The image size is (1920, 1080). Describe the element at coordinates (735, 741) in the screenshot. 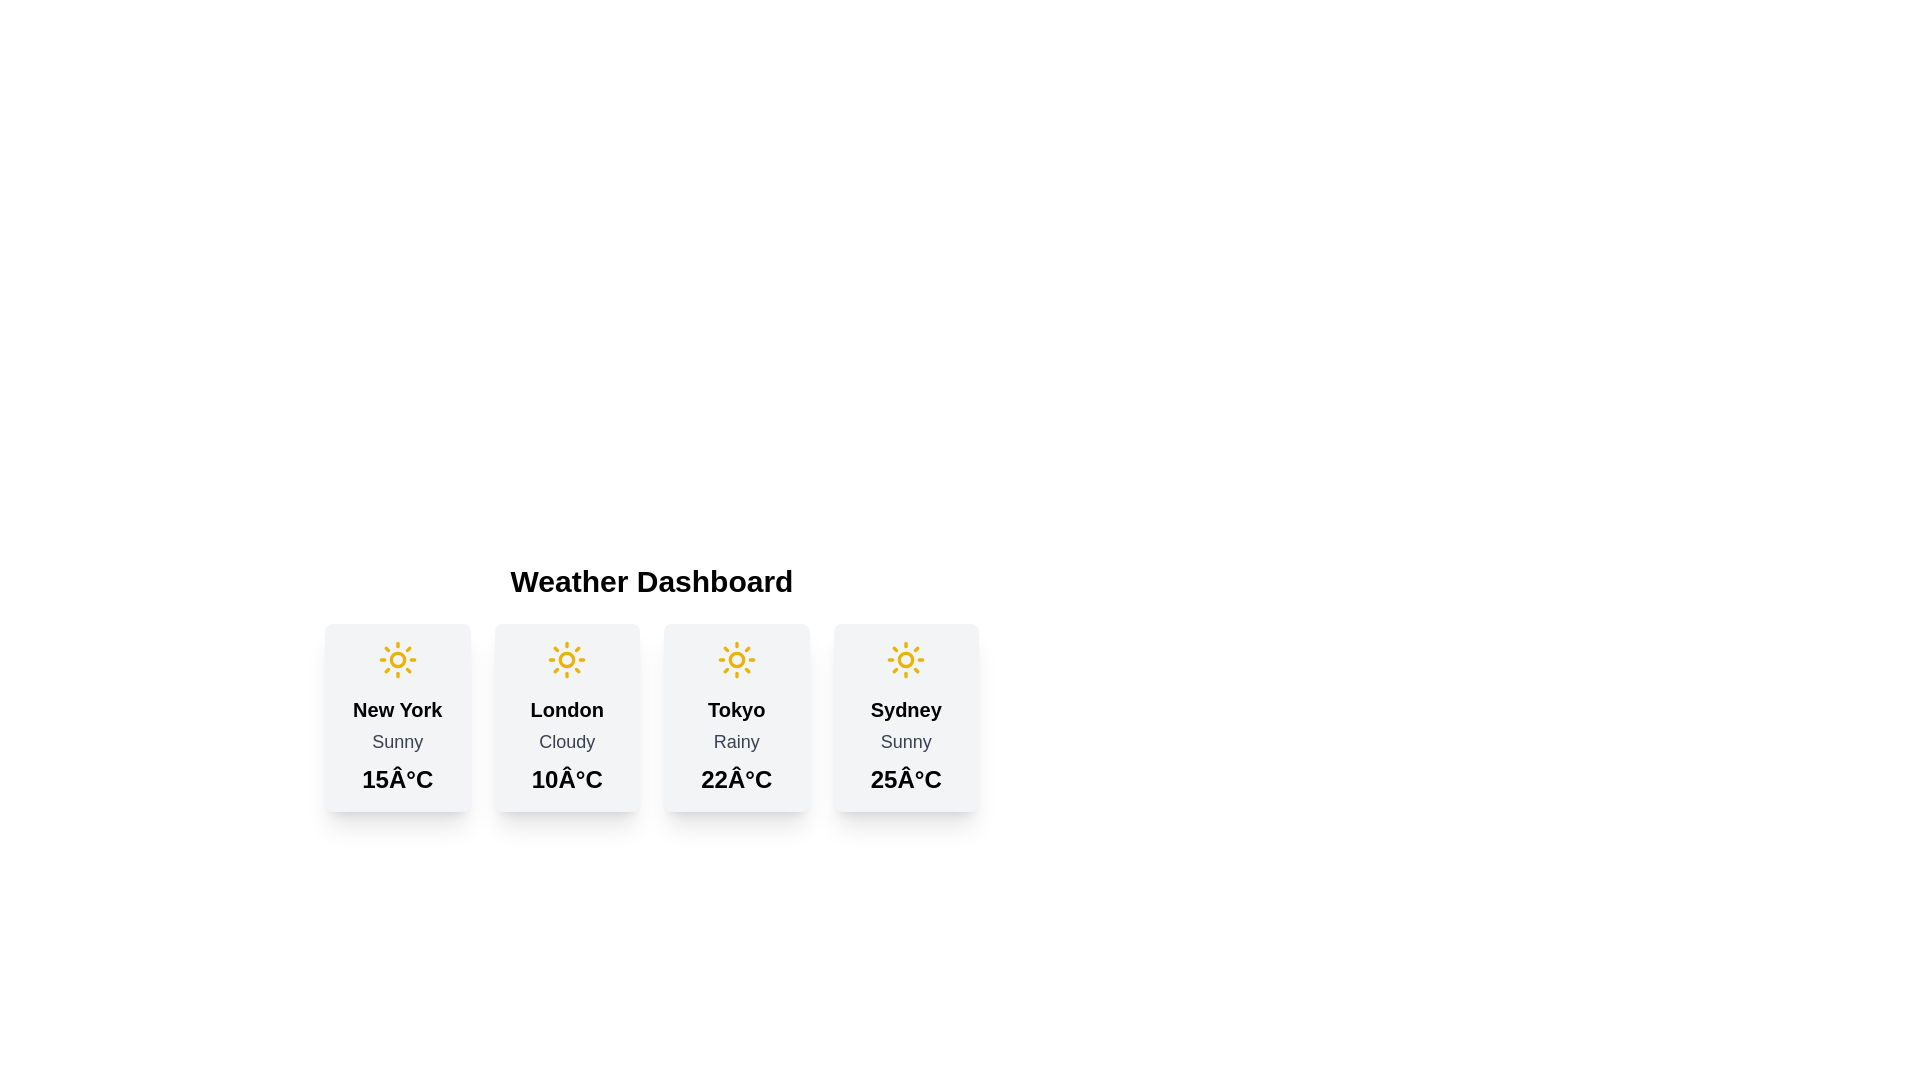

I see `the Static Text element displaying the word 'Rainy', which is located below the title 'Tokyo' in the weather information card` at that location.